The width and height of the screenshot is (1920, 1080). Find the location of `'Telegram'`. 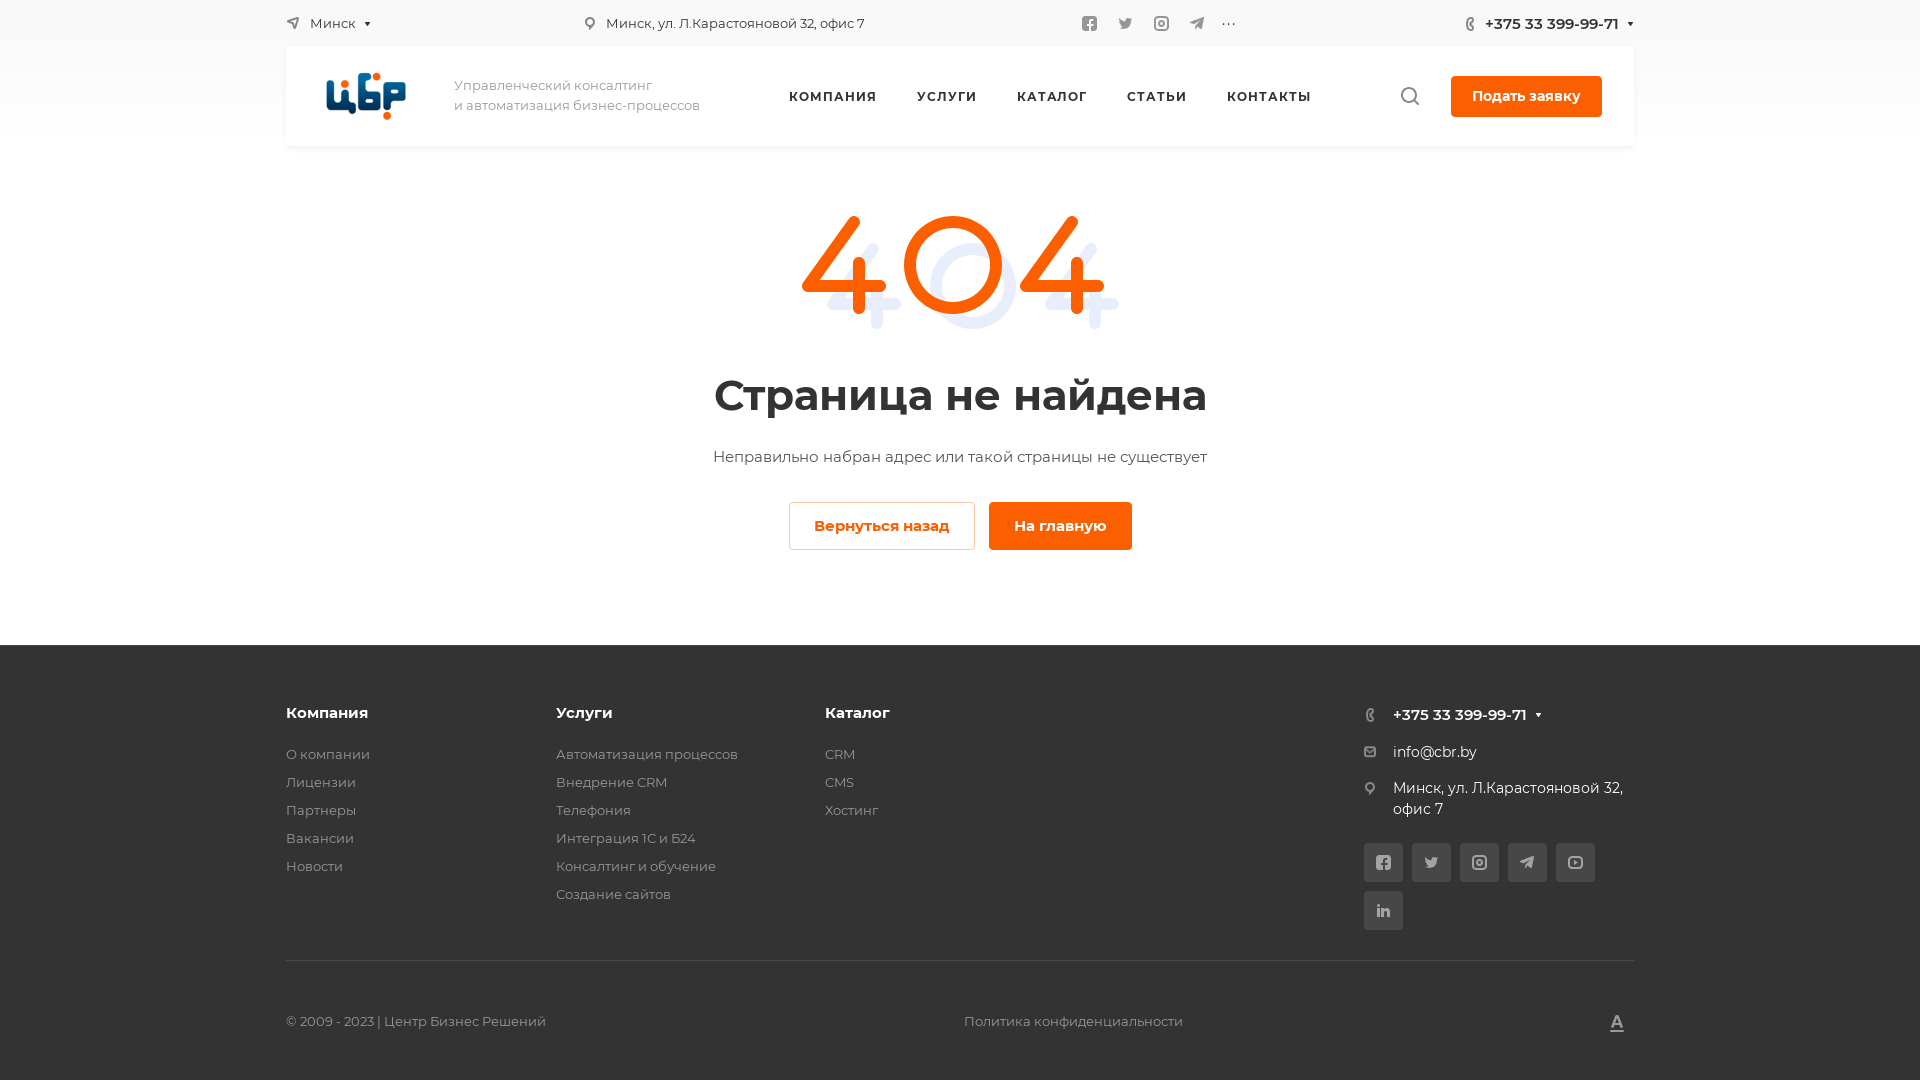

'Telegram' is located at coordinates (1196, 23).